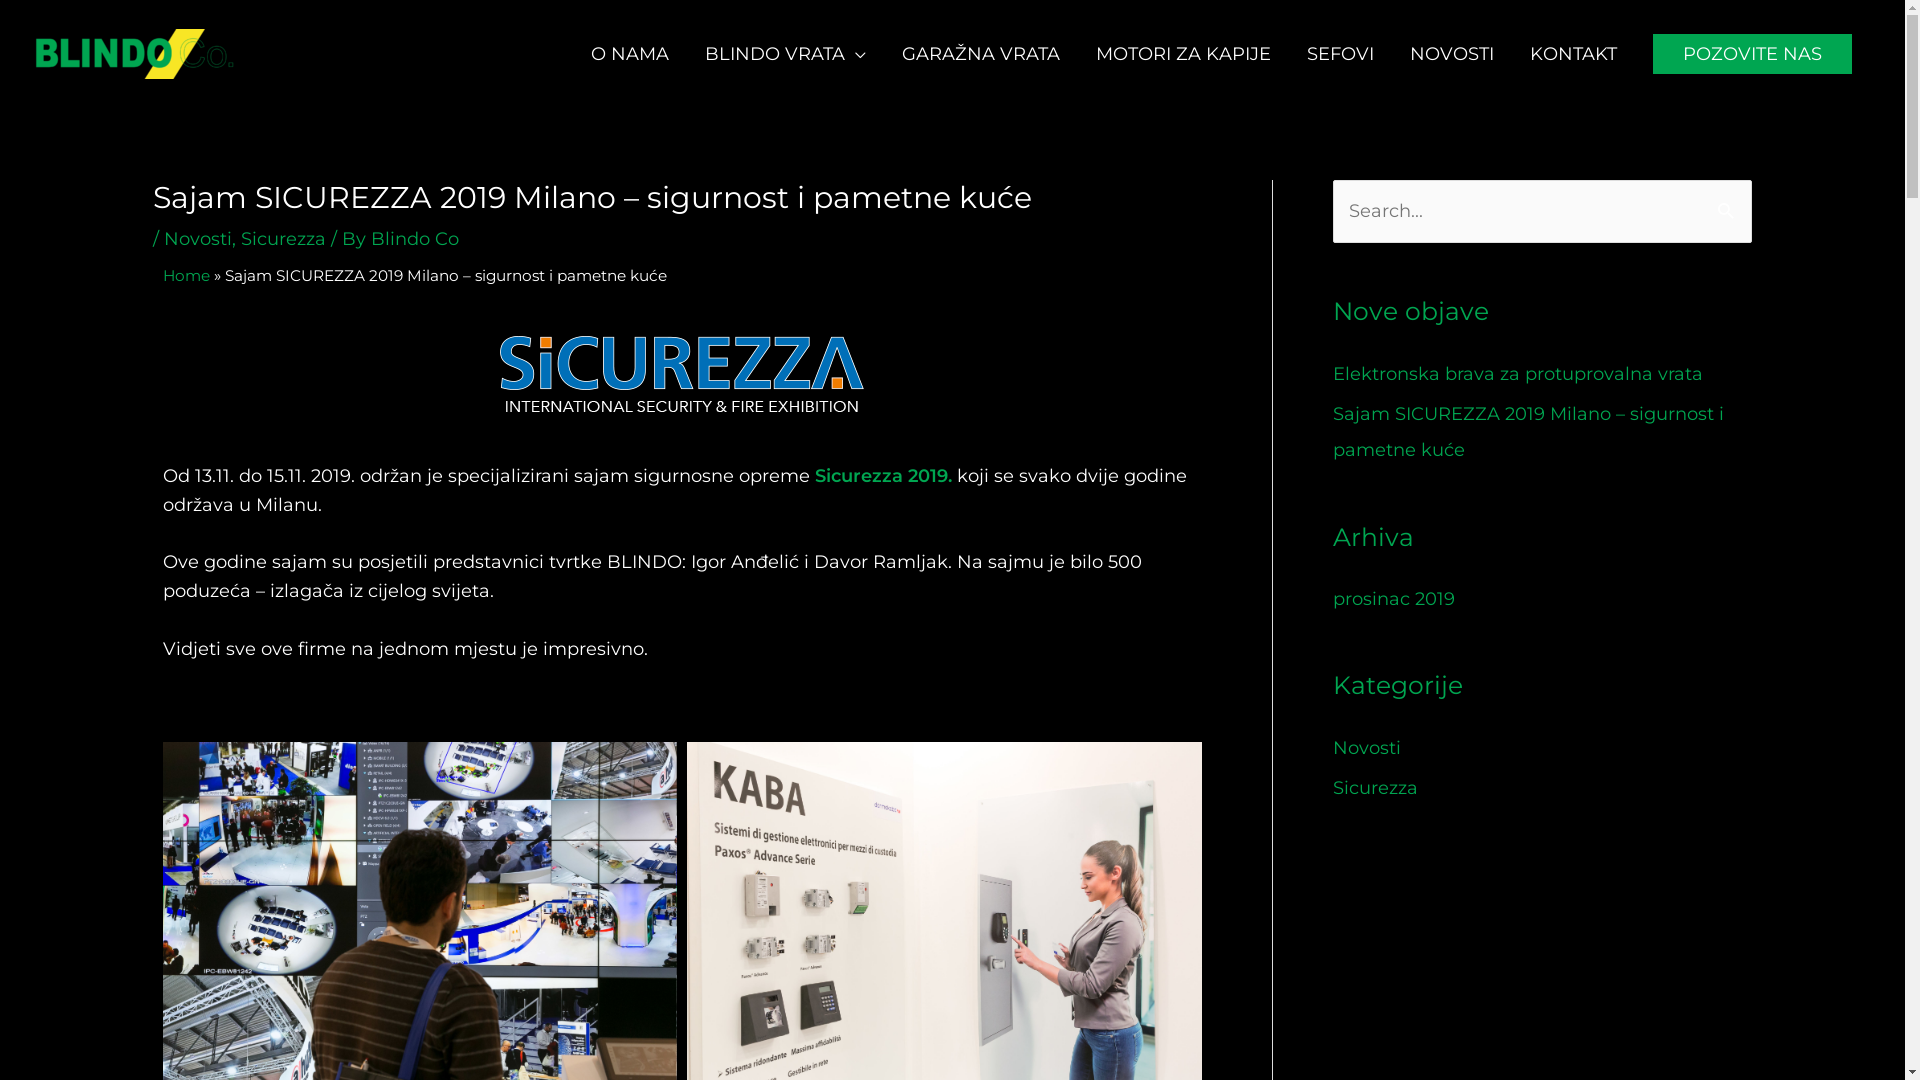 This screenshot has width=1920, height=1080. Describe the element at coordinates (1516, 374) in the screenshot. I see `'Elektronska brava za protuprovalna vrata'` at that location.